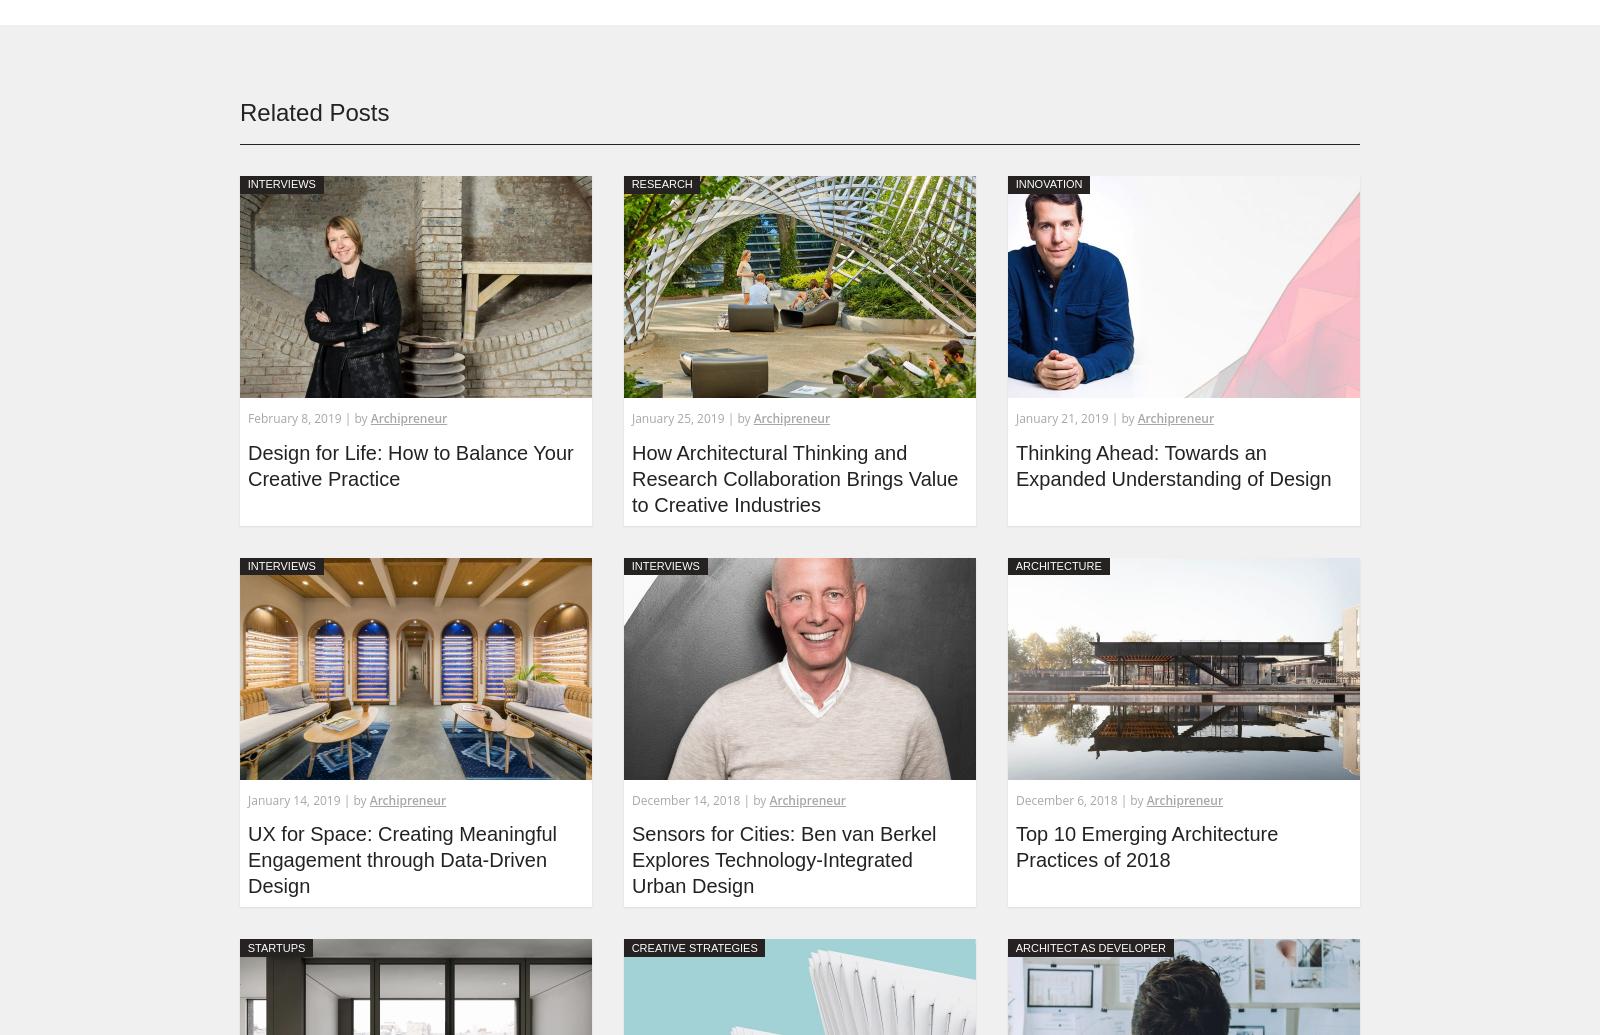  What do you see at coordinates (783, 858) in the screenshot?
I see `'Sensors for Cities: Ben van Berkel Explores Technology-Integrated Urban Design'` at bounding box center [783, 858].